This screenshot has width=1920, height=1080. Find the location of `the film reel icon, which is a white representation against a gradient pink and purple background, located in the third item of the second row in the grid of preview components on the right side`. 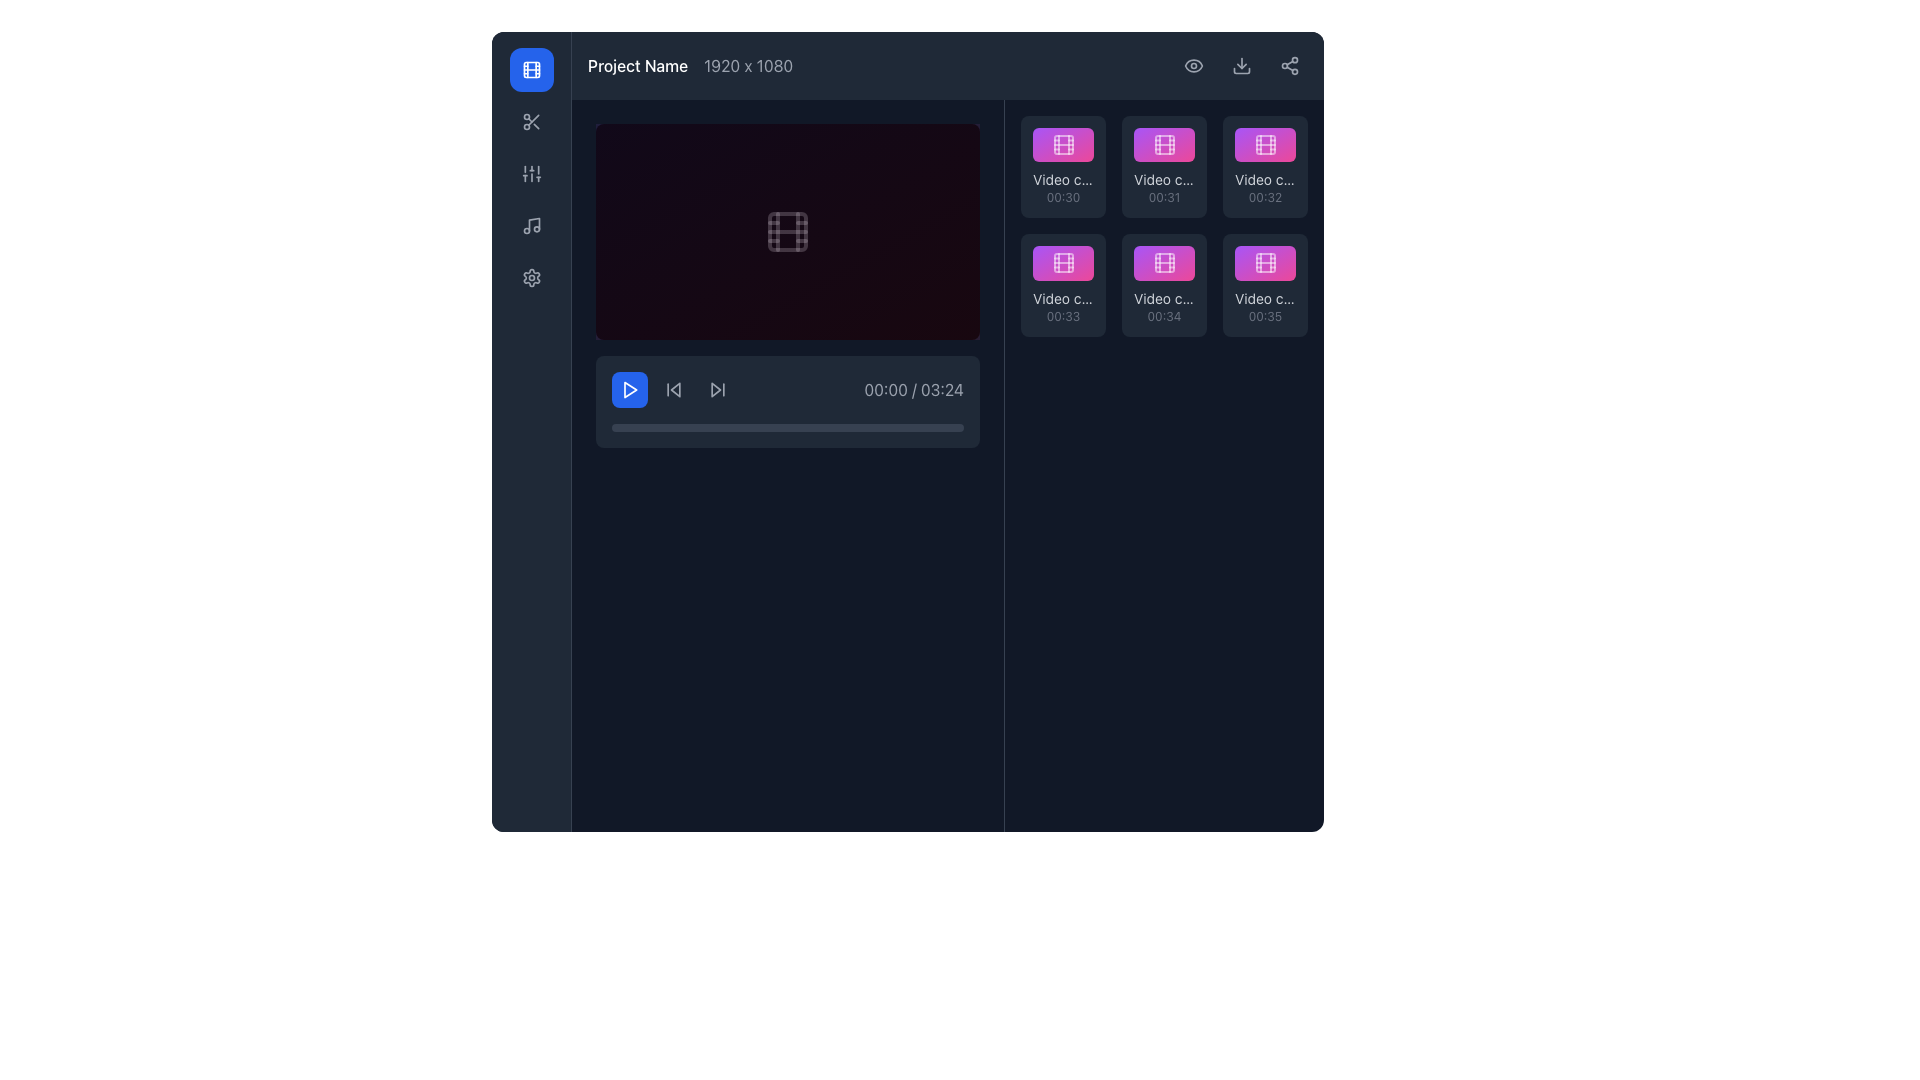

the film reel icon, which is a white representation against a gradient pink and purple background, located in the third item of the second row in the grid of preview components on the right side is located at coordinates (1062, 262).